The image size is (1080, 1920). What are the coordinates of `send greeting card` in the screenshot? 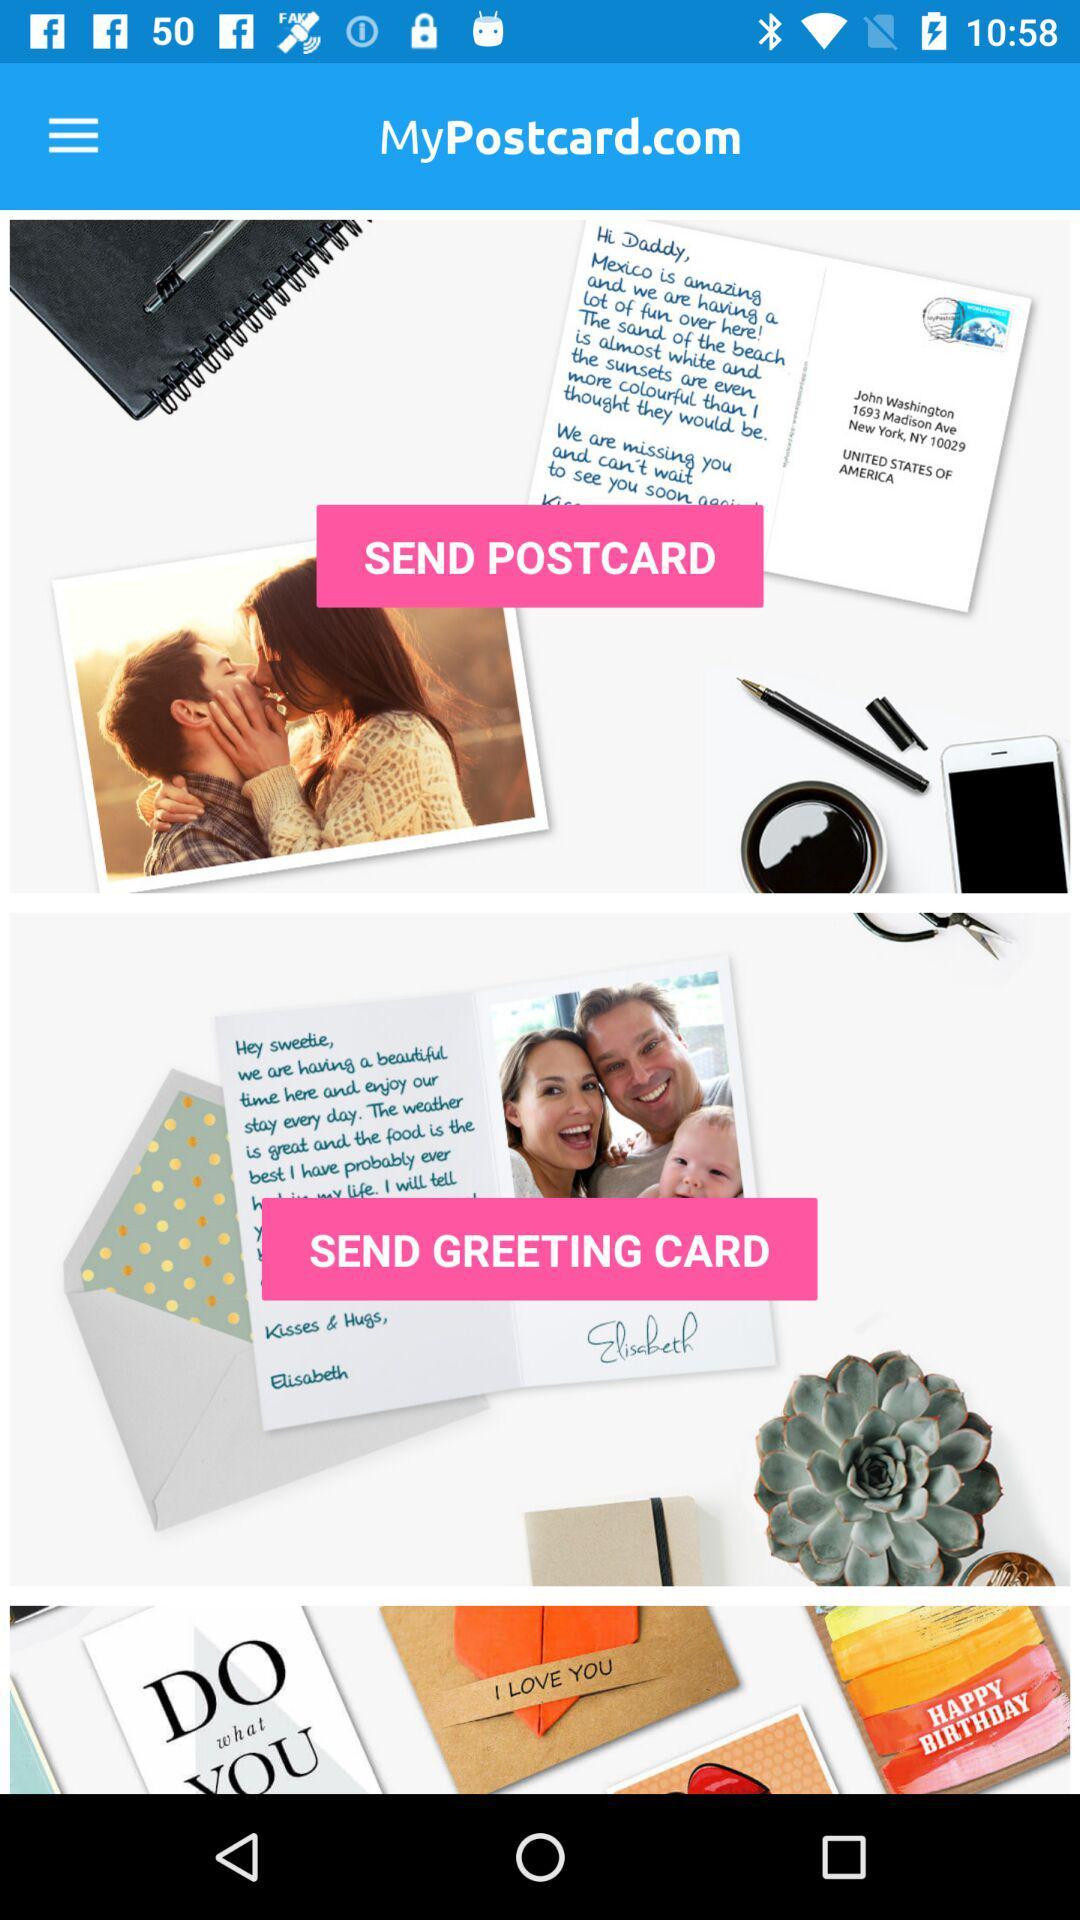 It's located at (540, 1248).